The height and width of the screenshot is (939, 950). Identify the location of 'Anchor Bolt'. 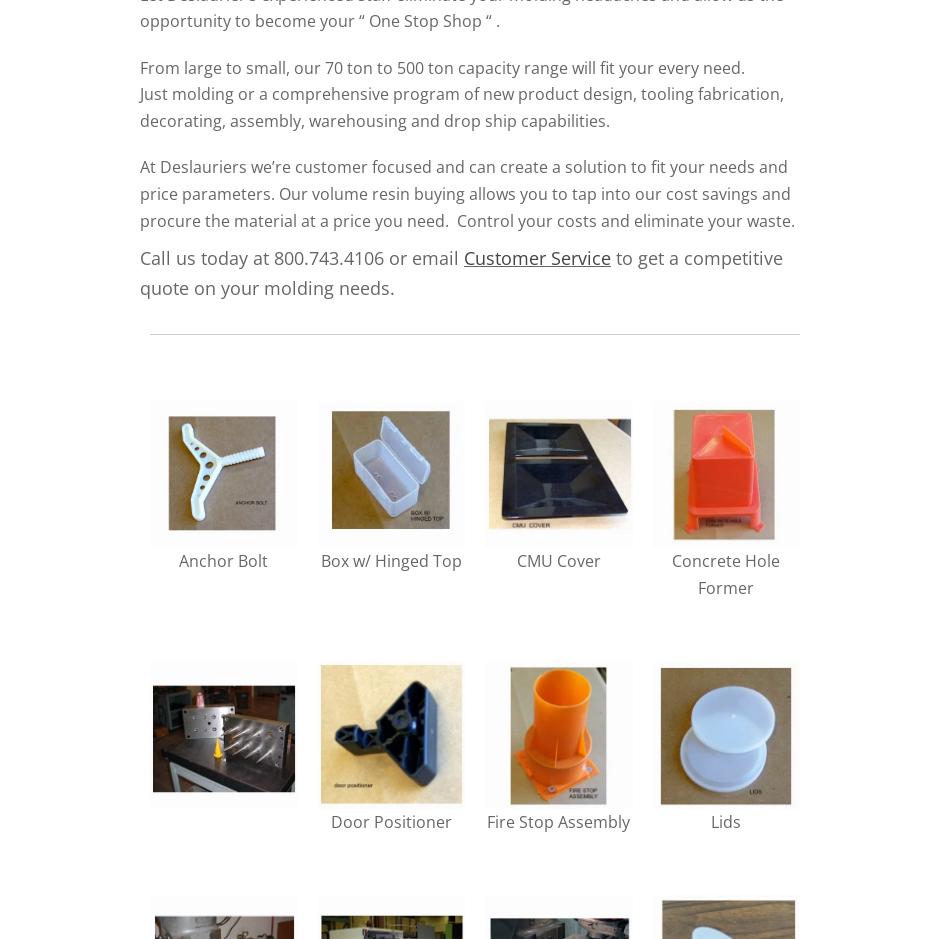
(223, 559).